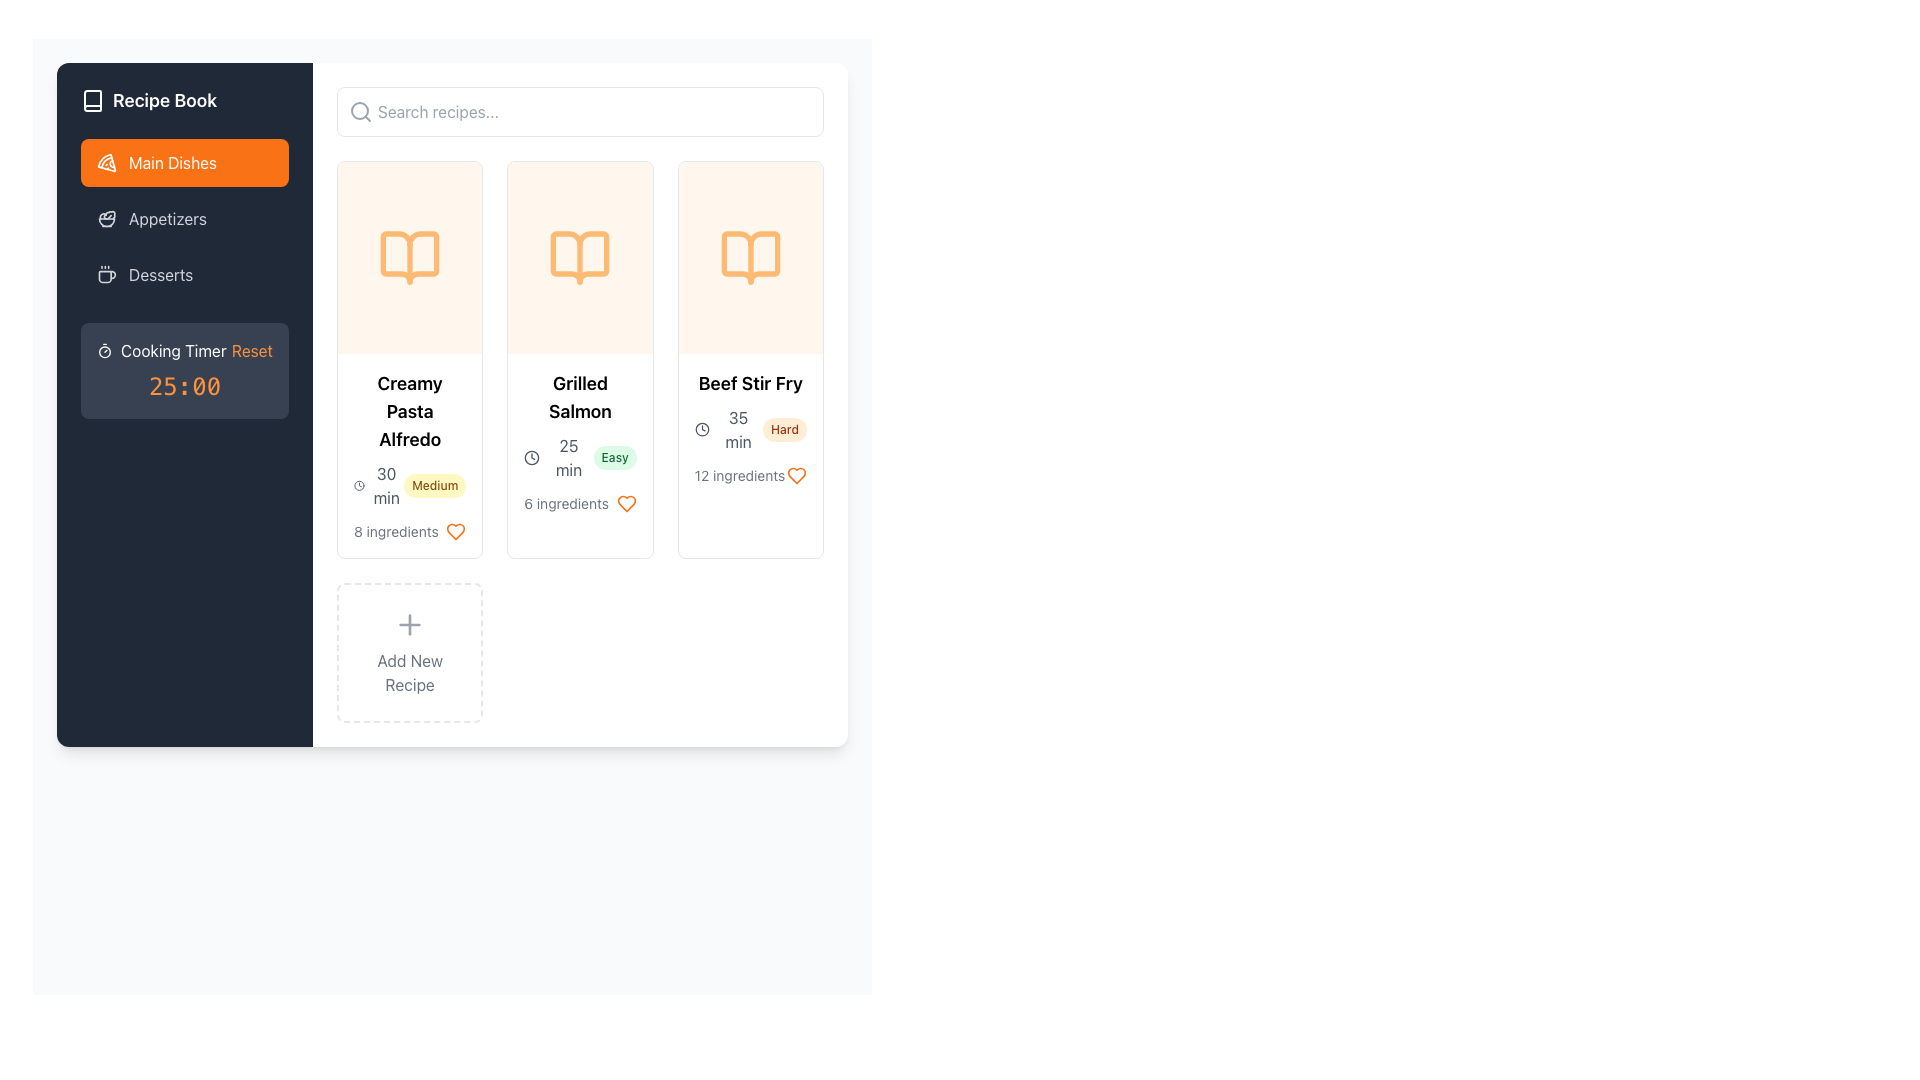  I want to click on the favorite or like icon button located to the right of the '8 ingredients' text, which allows users to mark a recipe as favorite, so click(455, 531).